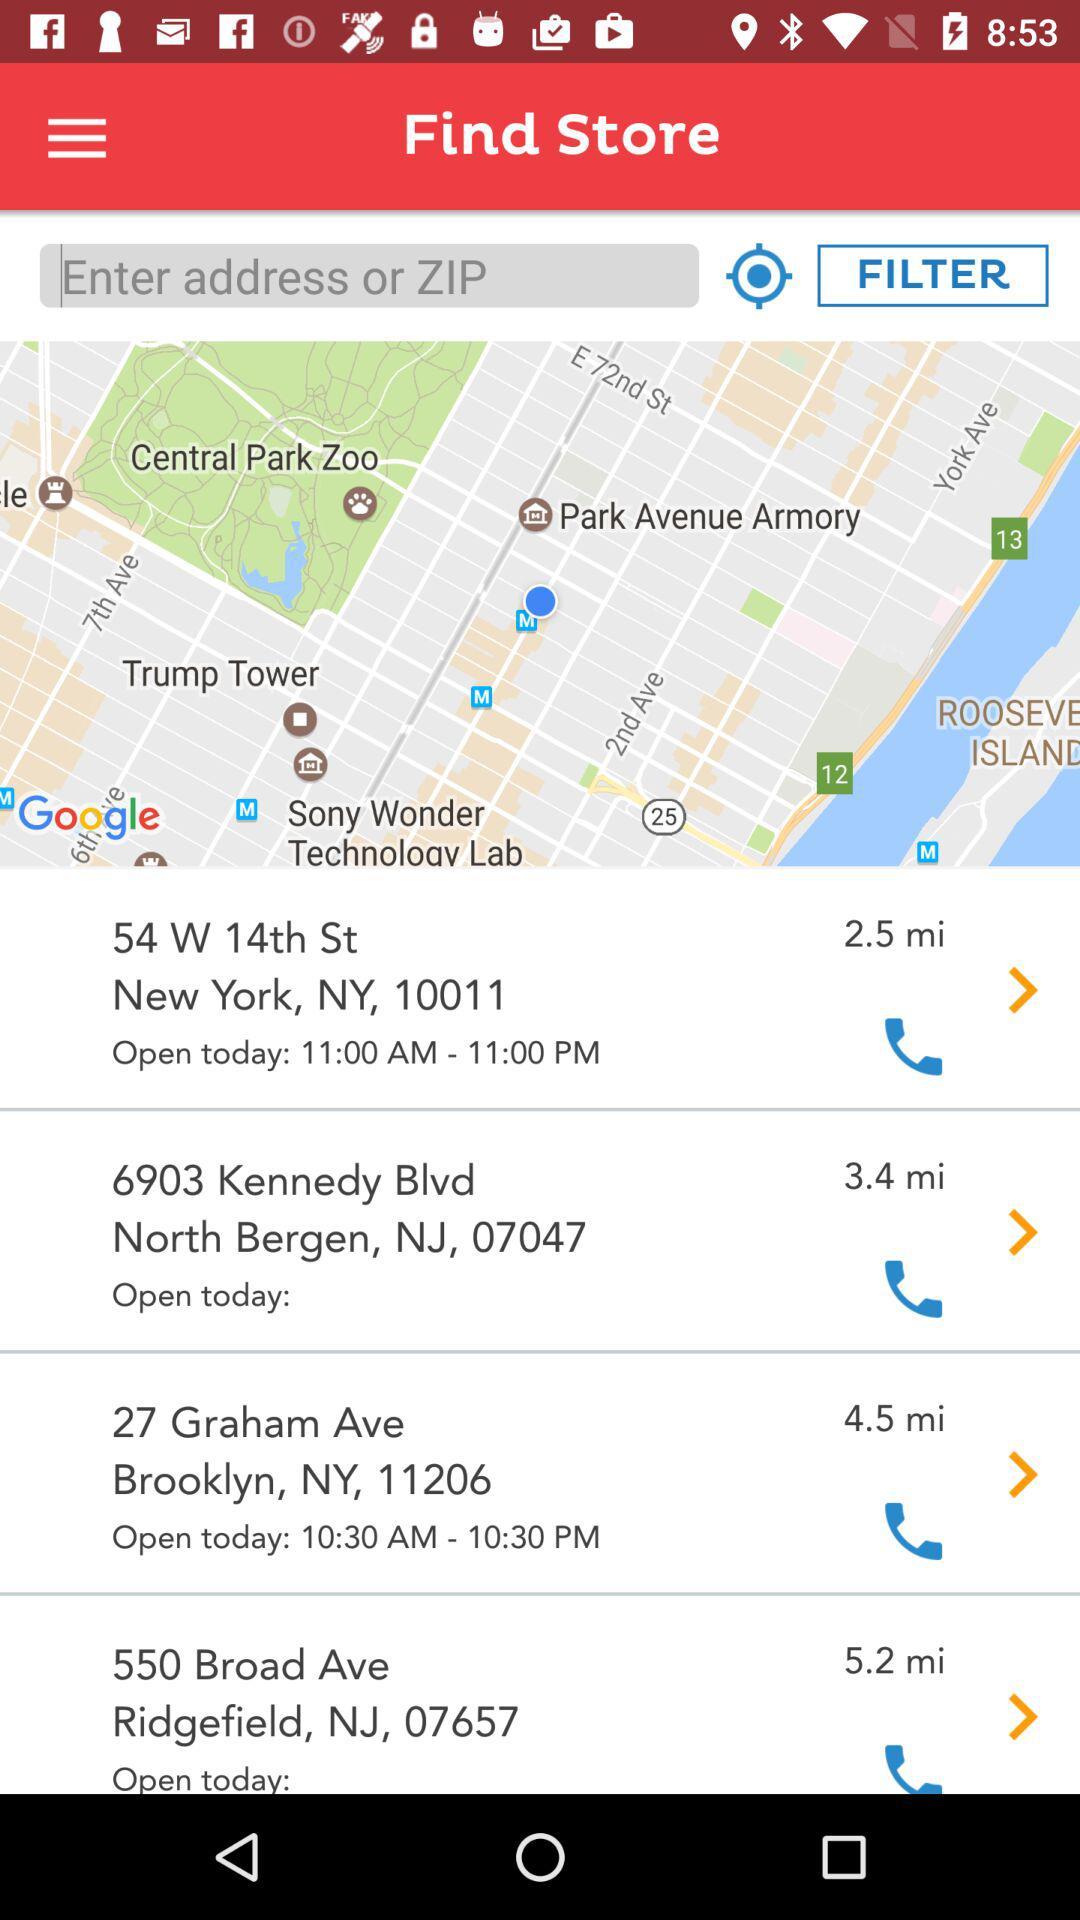 The height and width of the screenshot is (1920, 1080). Describe the element at coordinates (758, 274) in the screenshot. I see `the place holder beside filter` at that location.